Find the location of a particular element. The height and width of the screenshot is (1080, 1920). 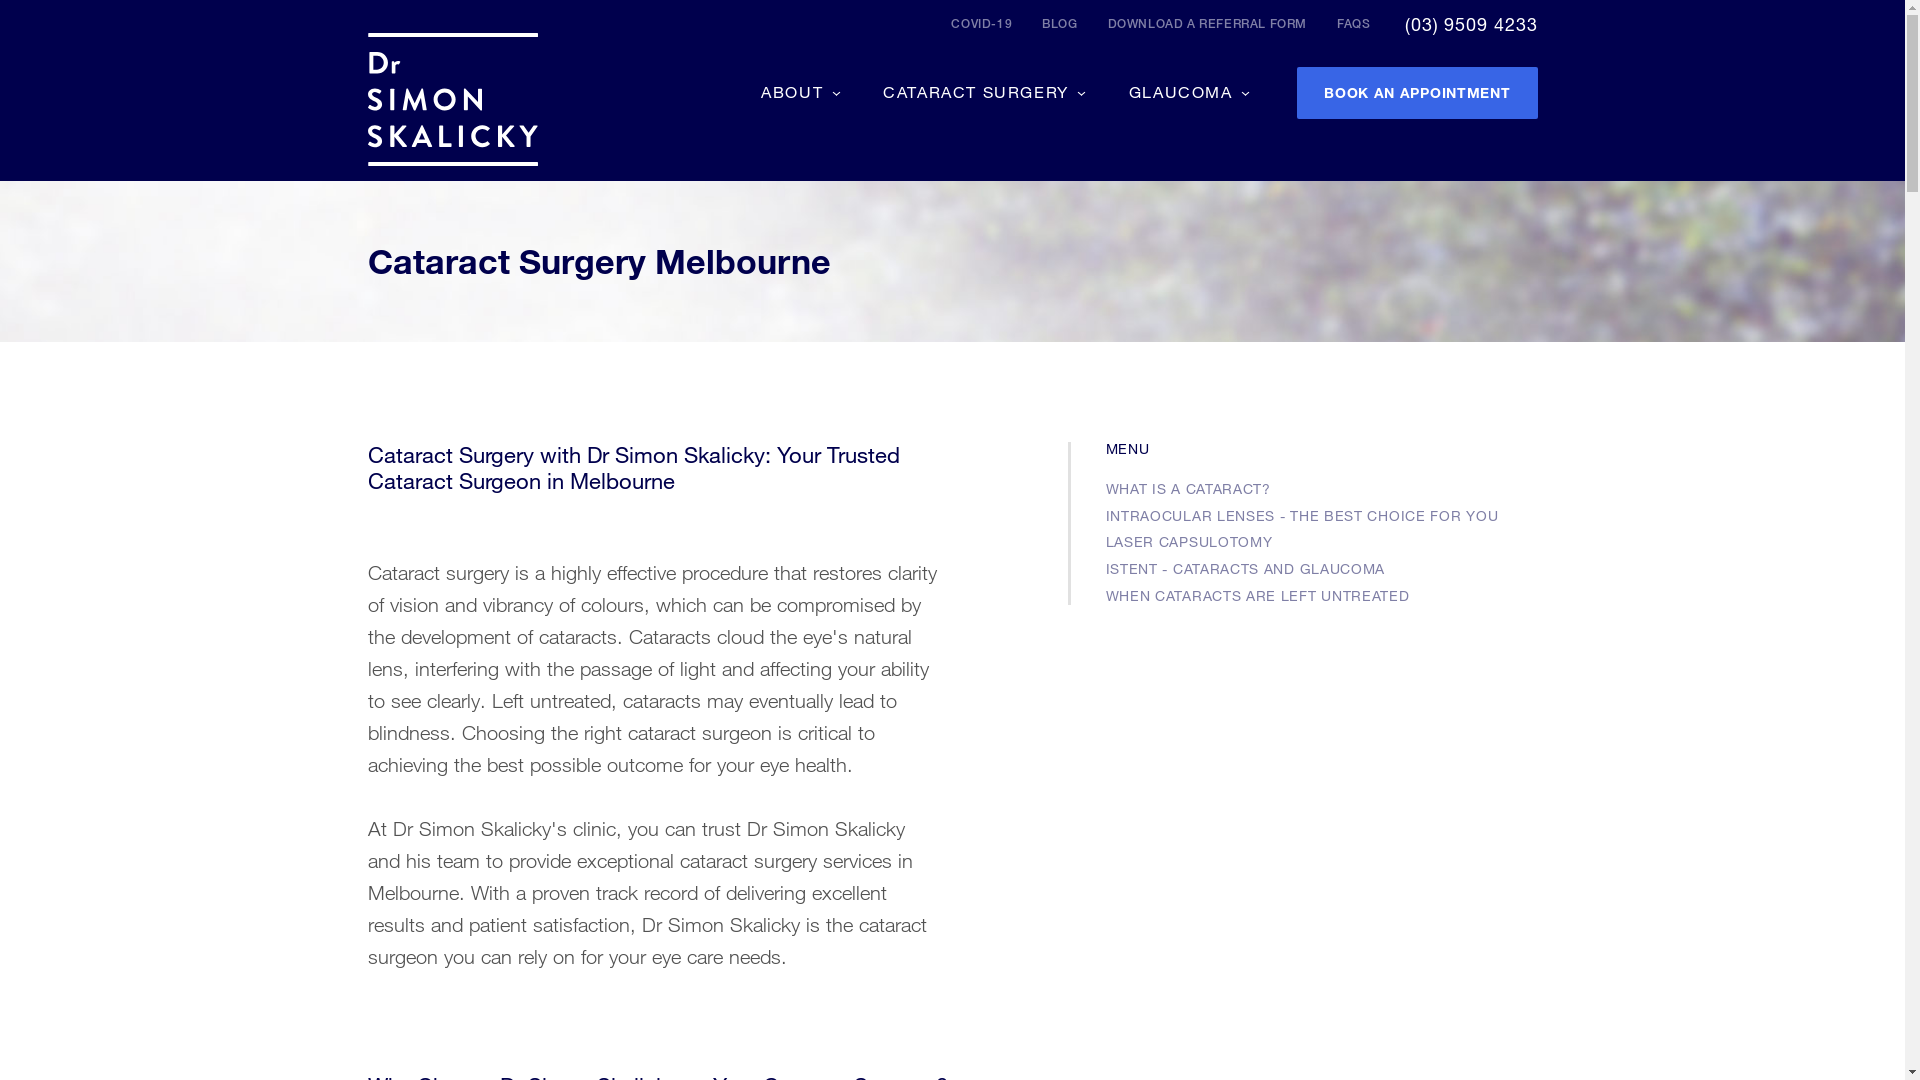

'ABOUT' is located at coordinates (800, 91).